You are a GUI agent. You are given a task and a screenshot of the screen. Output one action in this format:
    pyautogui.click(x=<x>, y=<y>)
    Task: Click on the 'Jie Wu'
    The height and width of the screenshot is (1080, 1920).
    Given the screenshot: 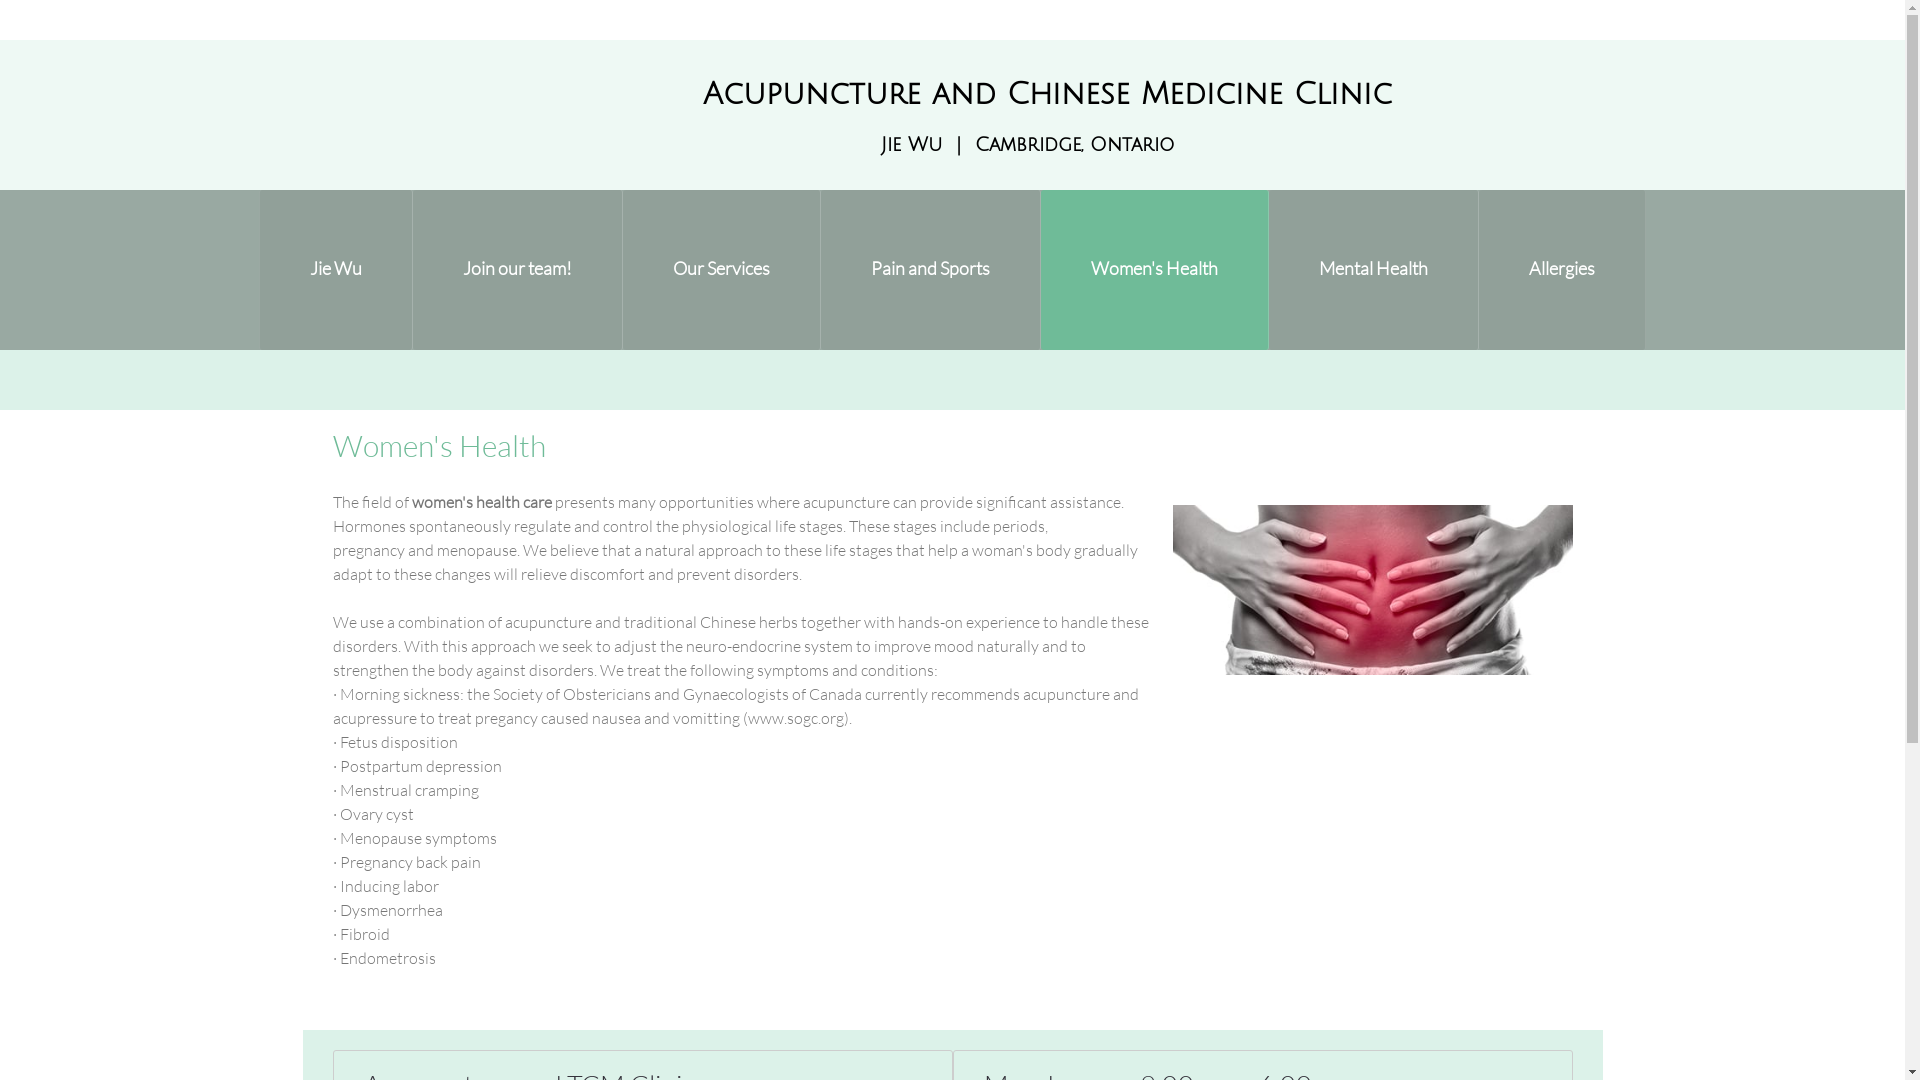 What is the action you would take?
    pyautogui.click(x=336, y=270)
    